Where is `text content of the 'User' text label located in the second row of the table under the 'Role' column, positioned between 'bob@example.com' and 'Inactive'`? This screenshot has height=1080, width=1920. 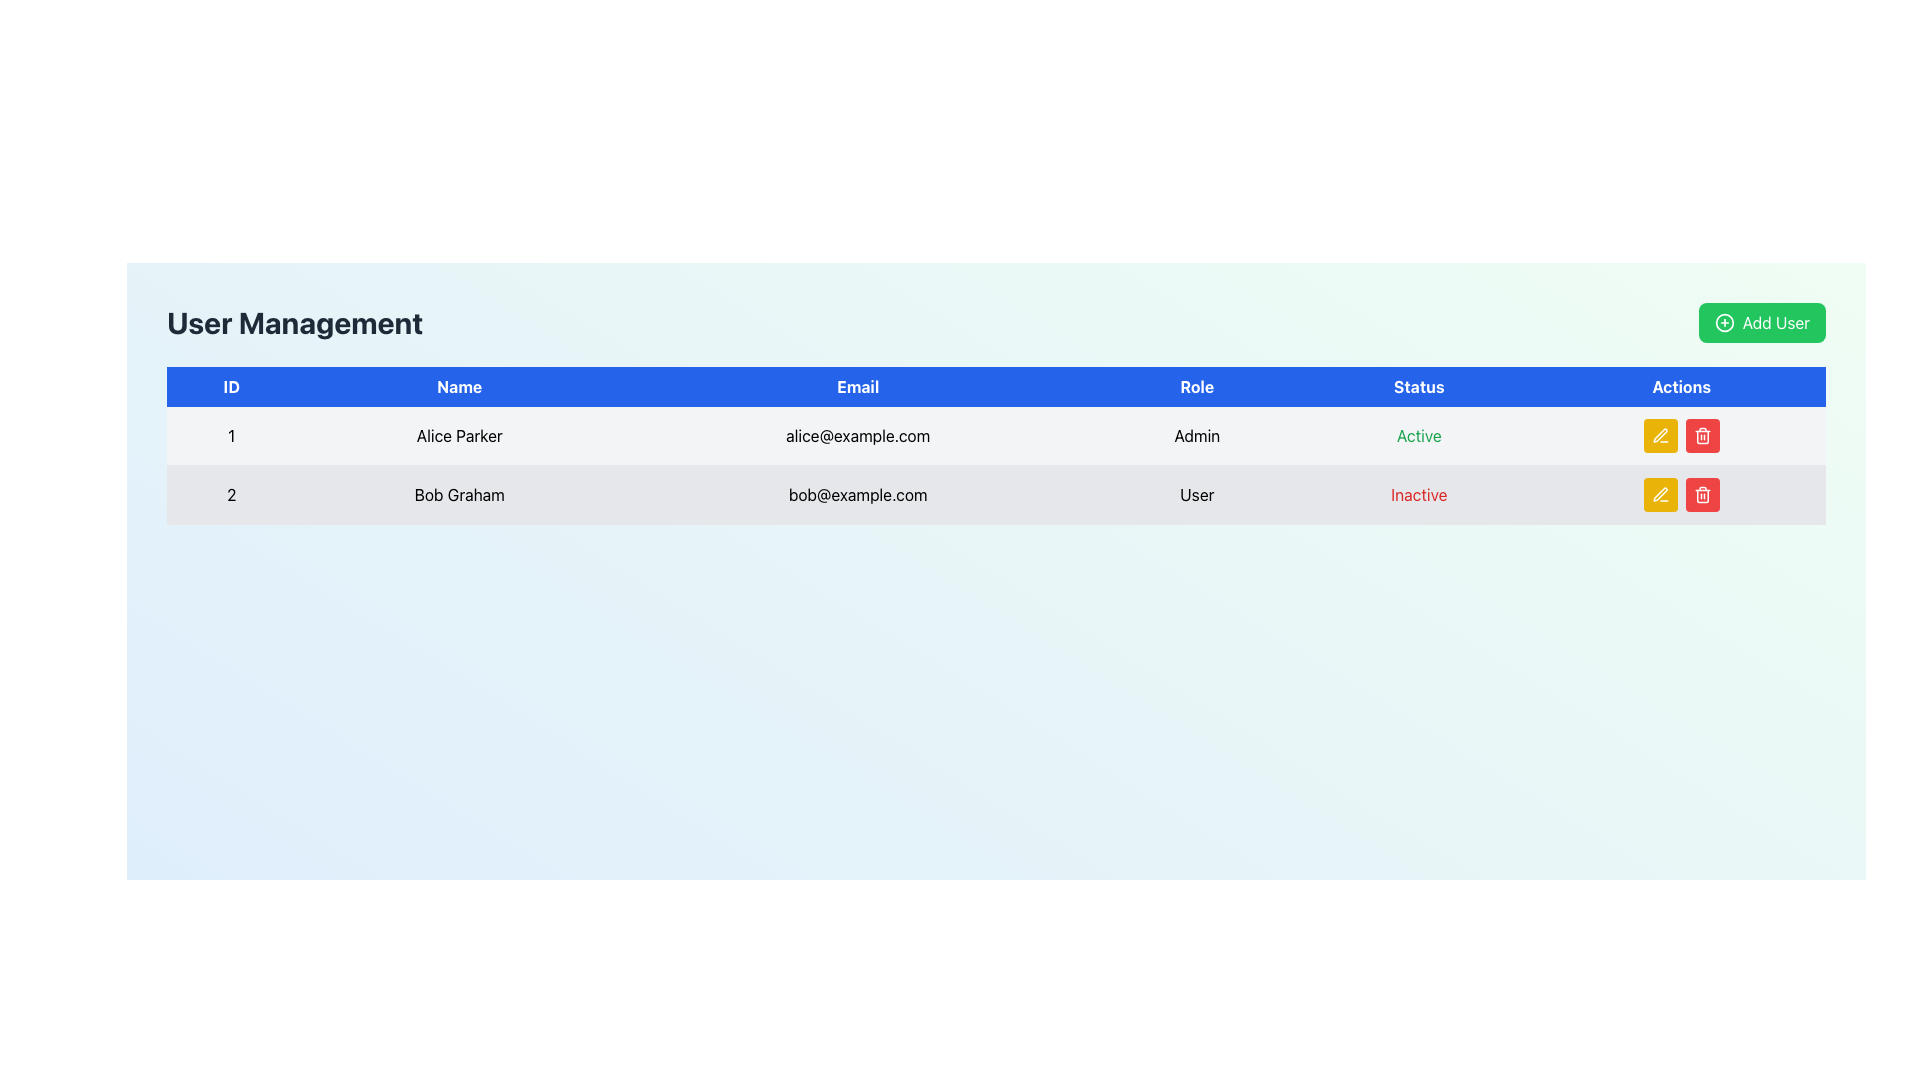
text content of the 'User' text label located in the second row of the table under the 'Role' column, positioned between 'bob@example.com' and 'Inactive' is located at coordinates (1197, 494).